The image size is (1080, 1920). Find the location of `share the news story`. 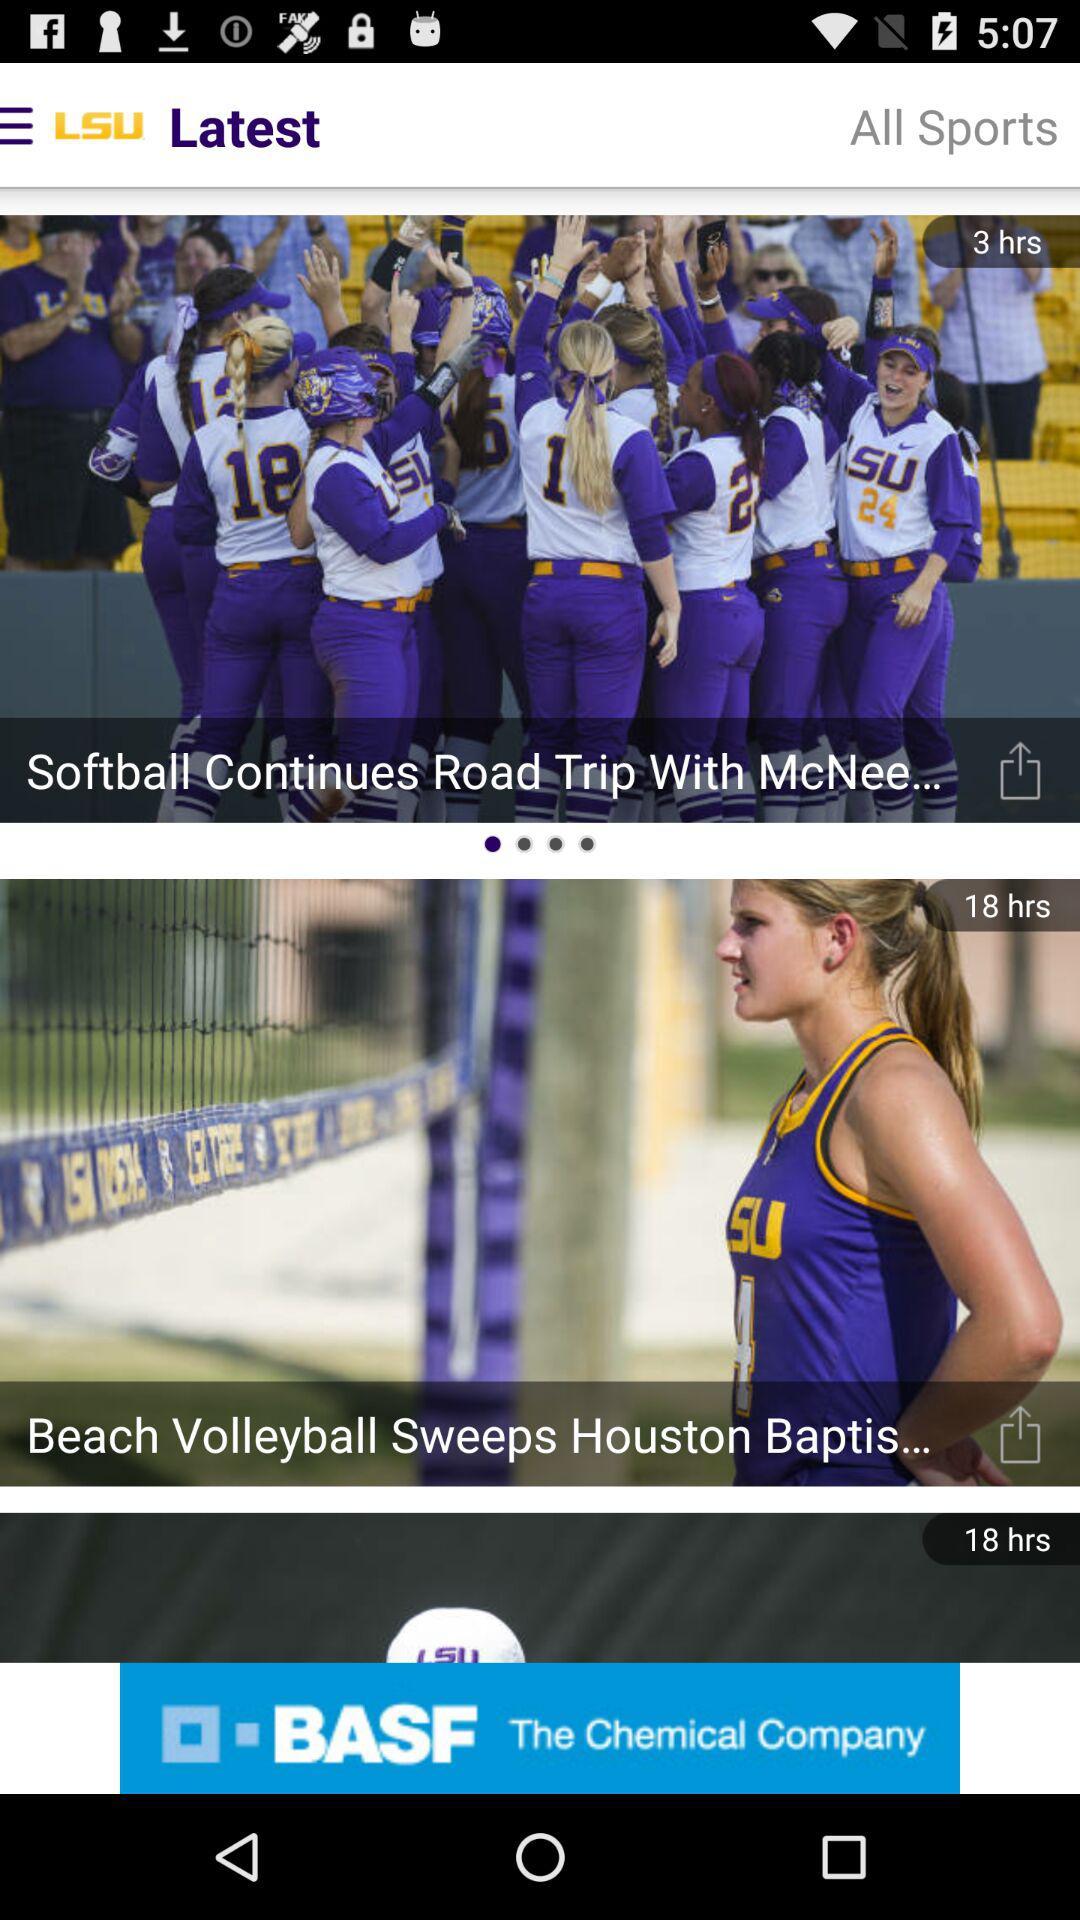

share the news story is located at coordinates (1020, 769).